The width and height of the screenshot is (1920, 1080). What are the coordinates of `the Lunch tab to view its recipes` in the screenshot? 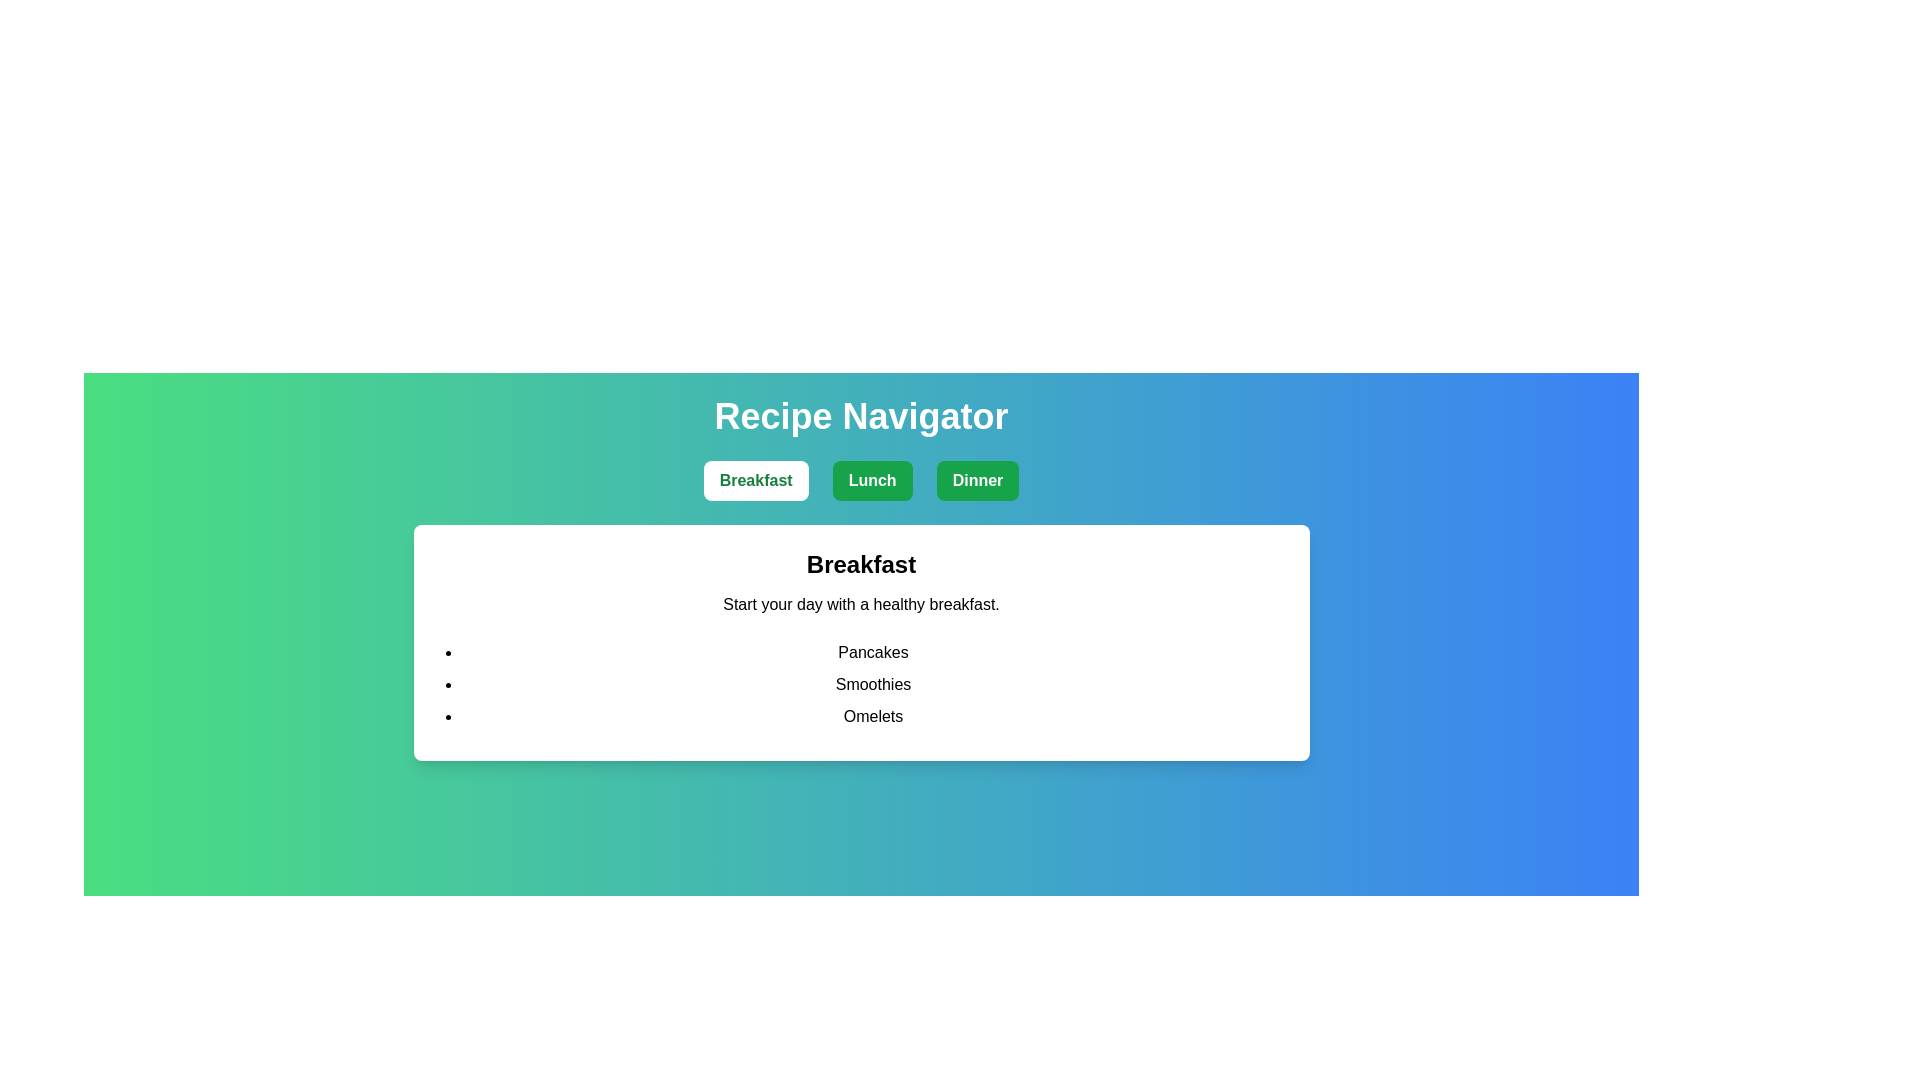 It's located at (872, 481).